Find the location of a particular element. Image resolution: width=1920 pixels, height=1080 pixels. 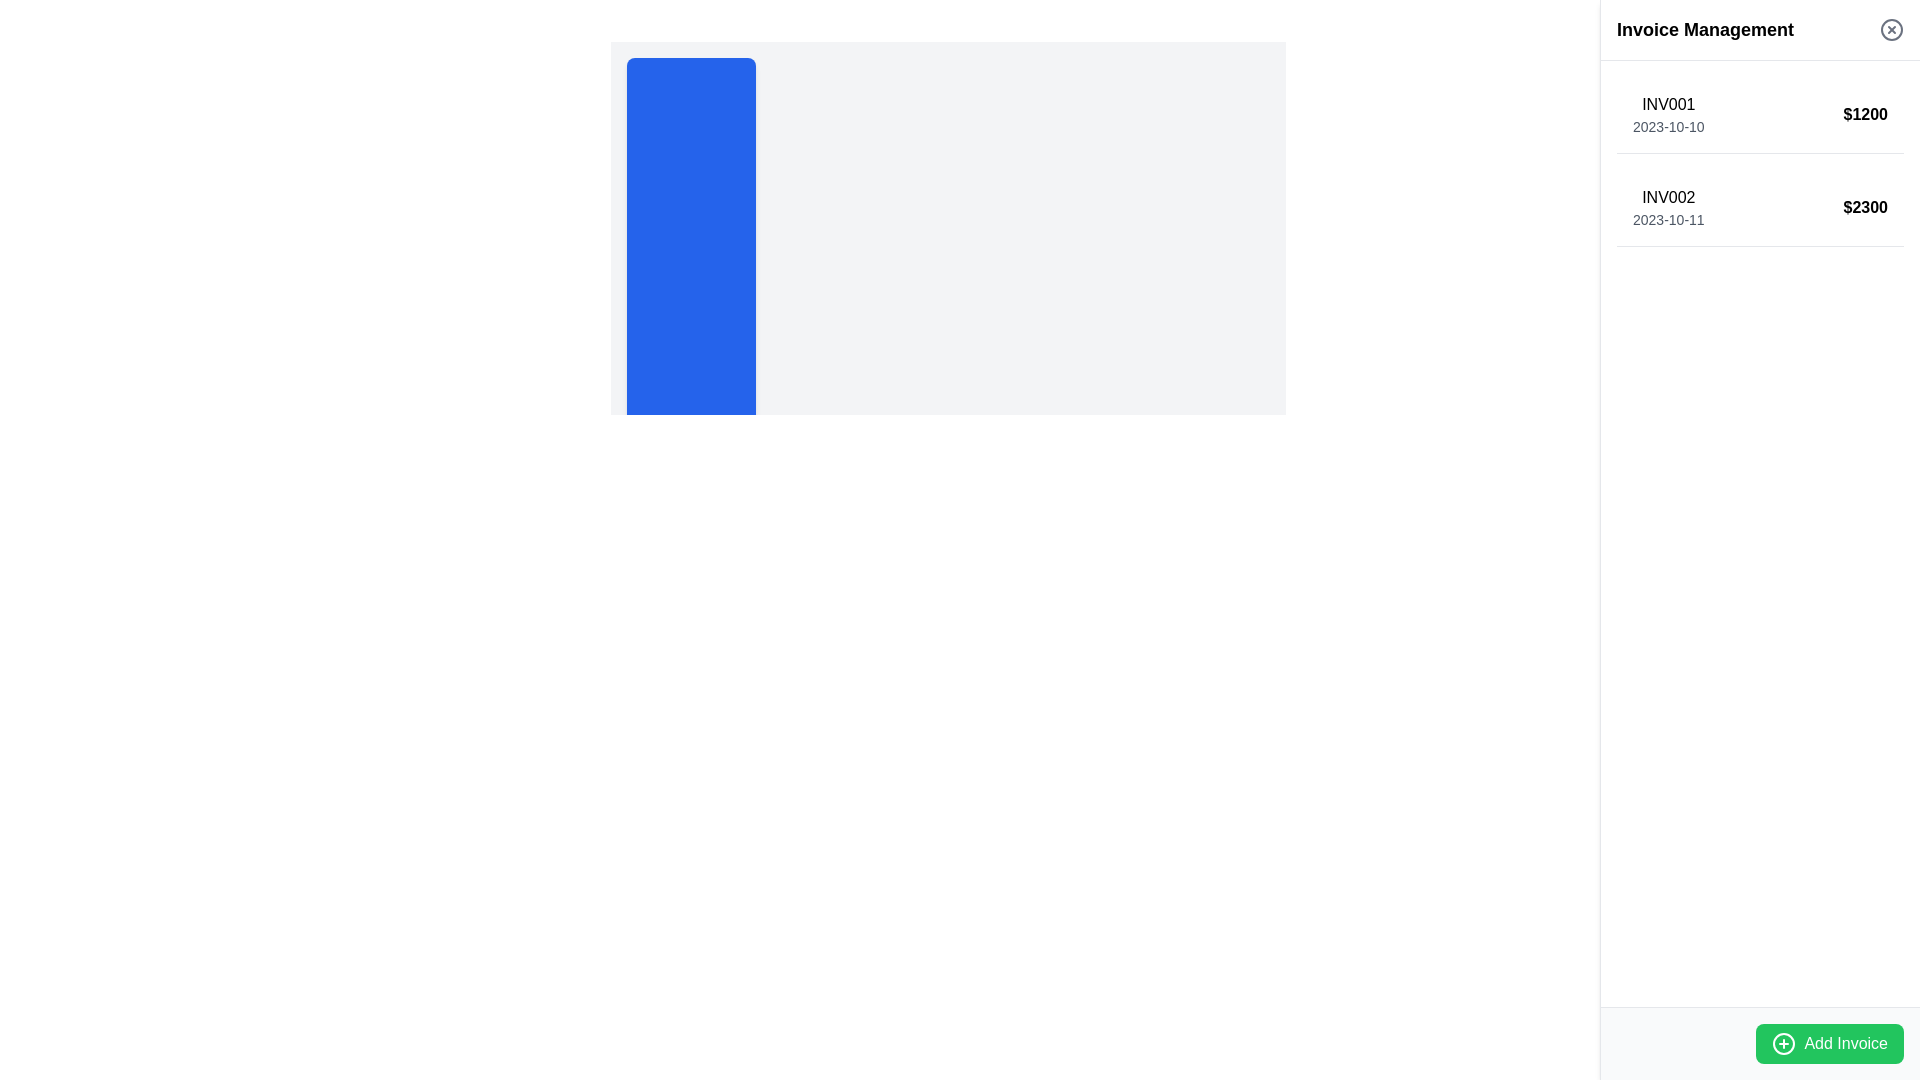

the second row of invoice items in the right sidebar, which displays the invoice number 'INV002', the date '2023-10-11', and the amount '$2300' is located at coordinates (1760, 208).